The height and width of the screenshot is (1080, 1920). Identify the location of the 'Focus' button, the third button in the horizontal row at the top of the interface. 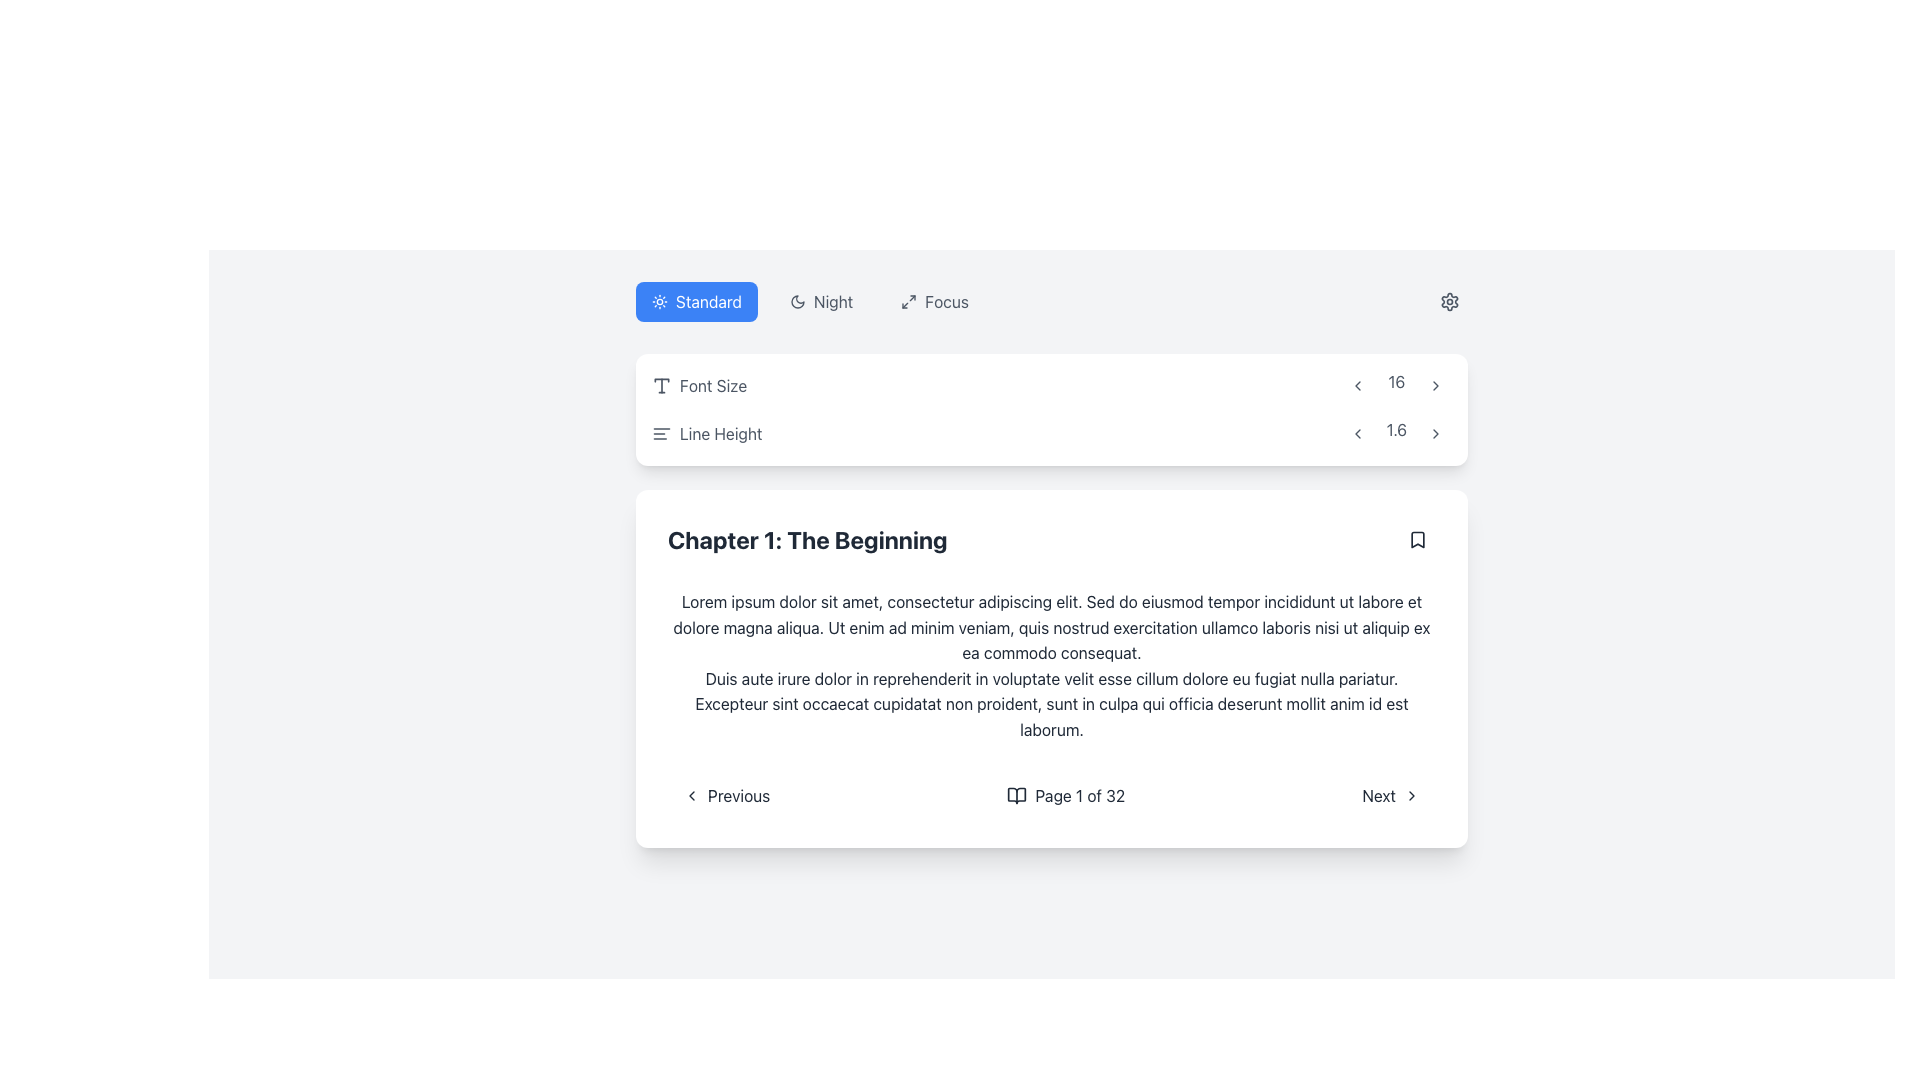
(934, 301).